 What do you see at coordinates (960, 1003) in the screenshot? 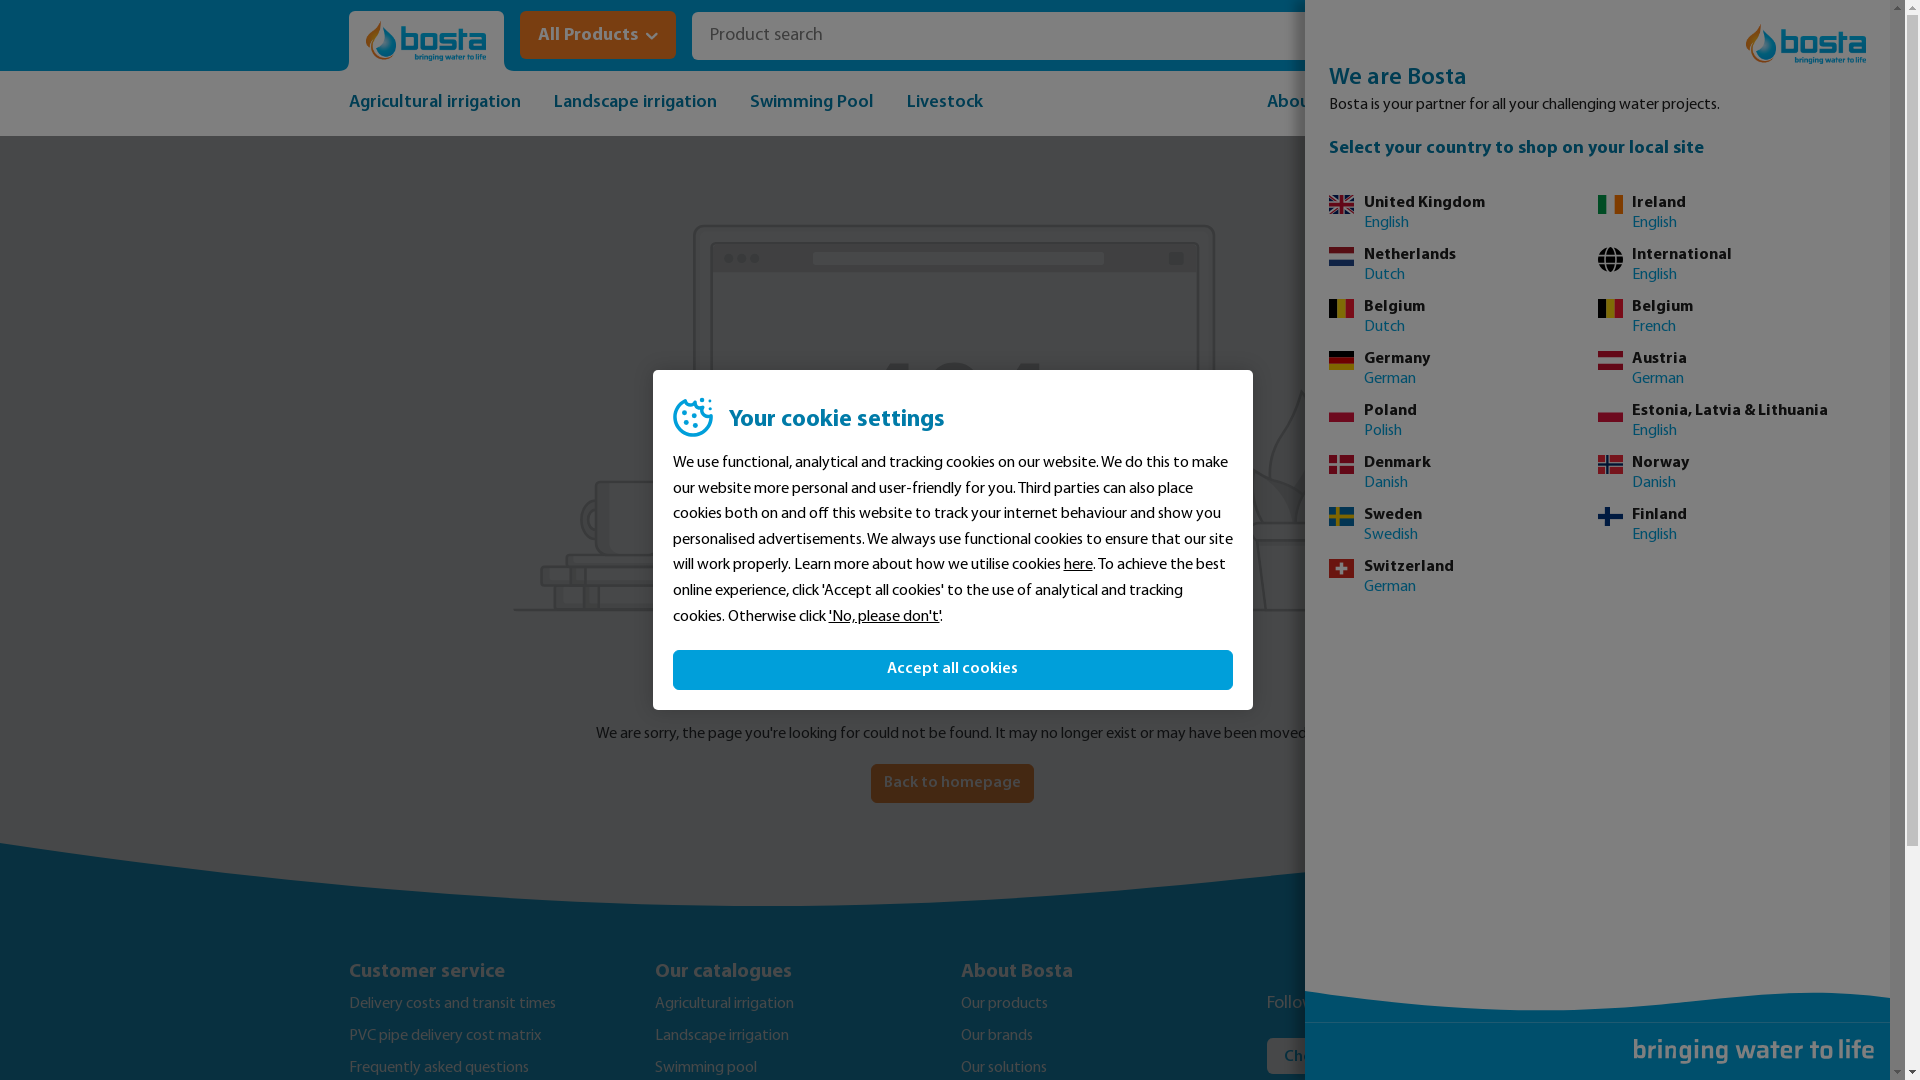
I see `'Our products'` at bounding box center [960, 1003].